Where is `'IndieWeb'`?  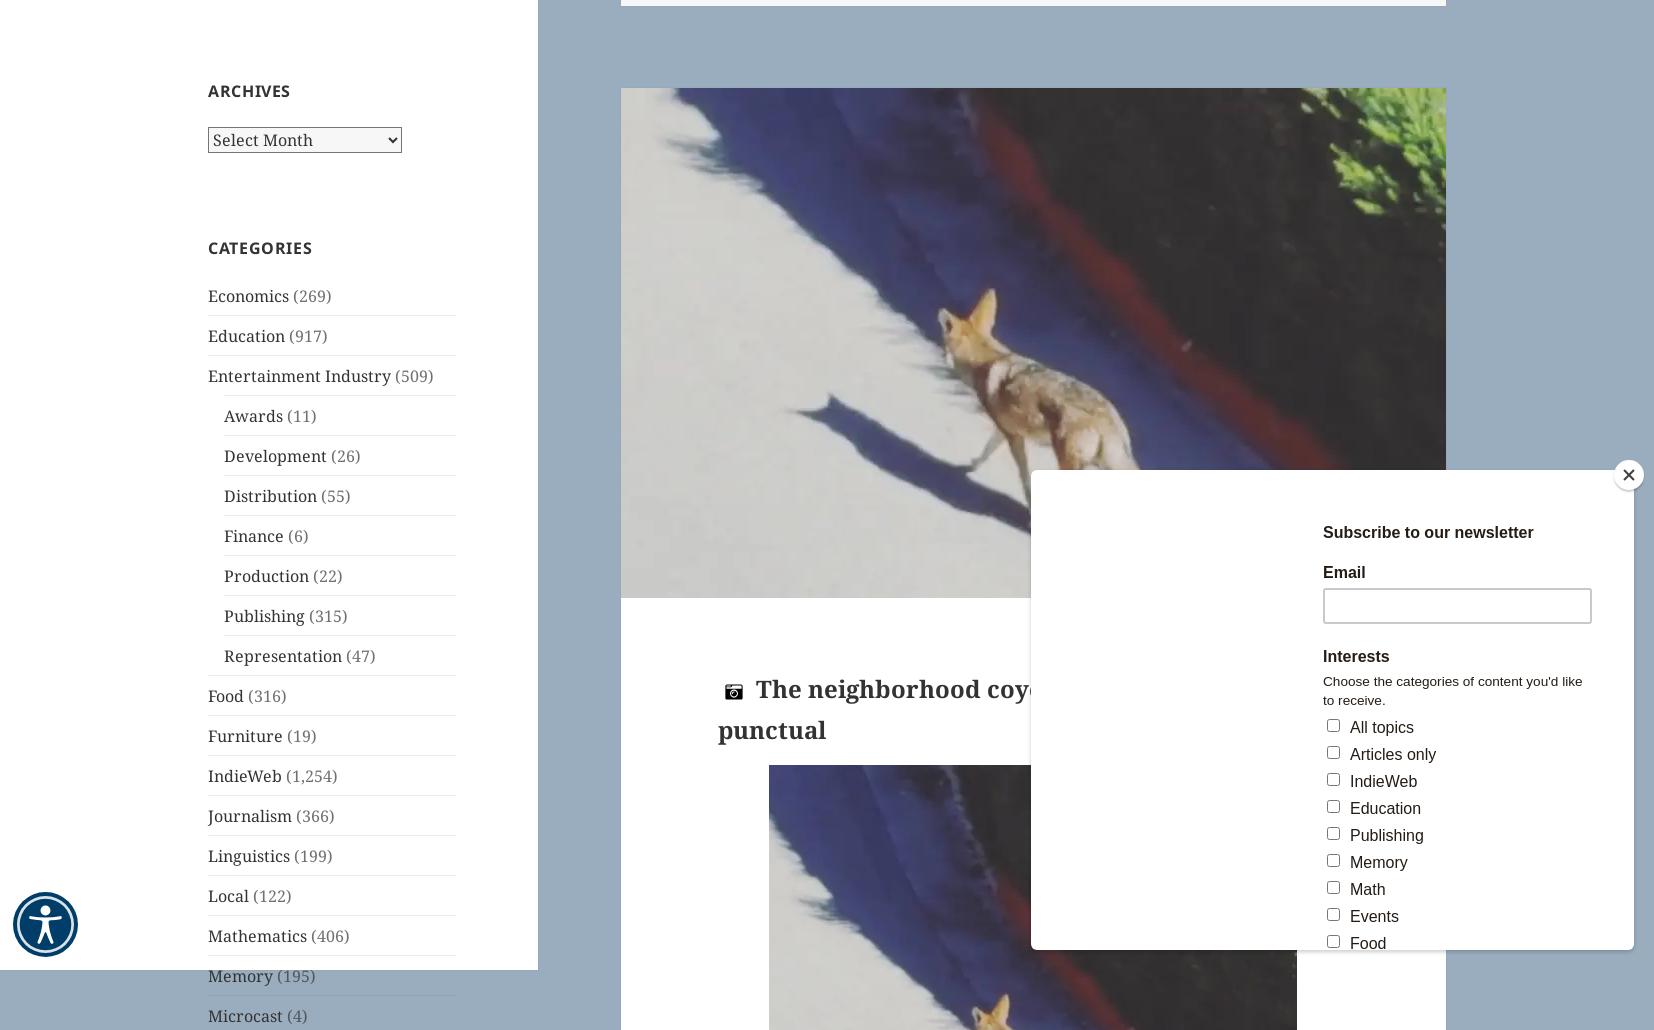
'IndieWeb' is located at coordinates (243, 773).